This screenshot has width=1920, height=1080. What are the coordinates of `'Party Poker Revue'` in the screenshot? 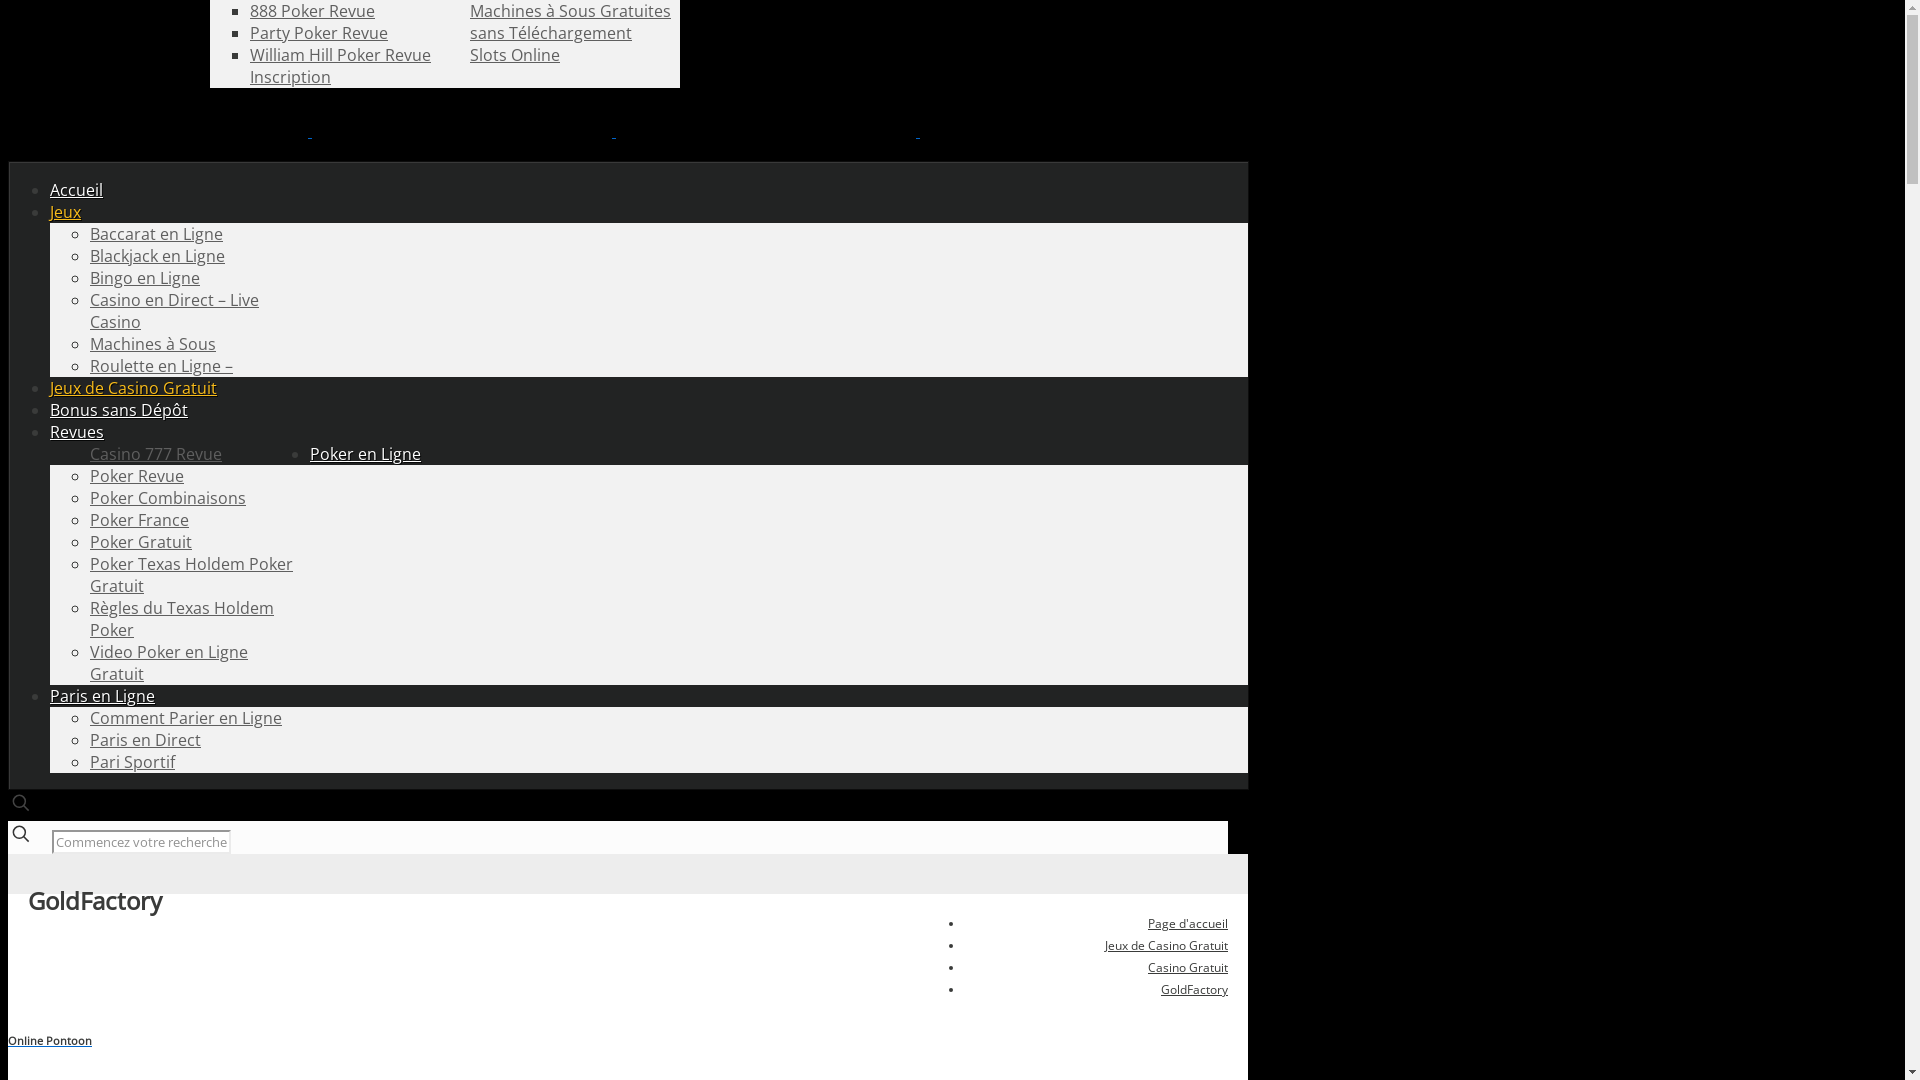 It's located at (317, 33).